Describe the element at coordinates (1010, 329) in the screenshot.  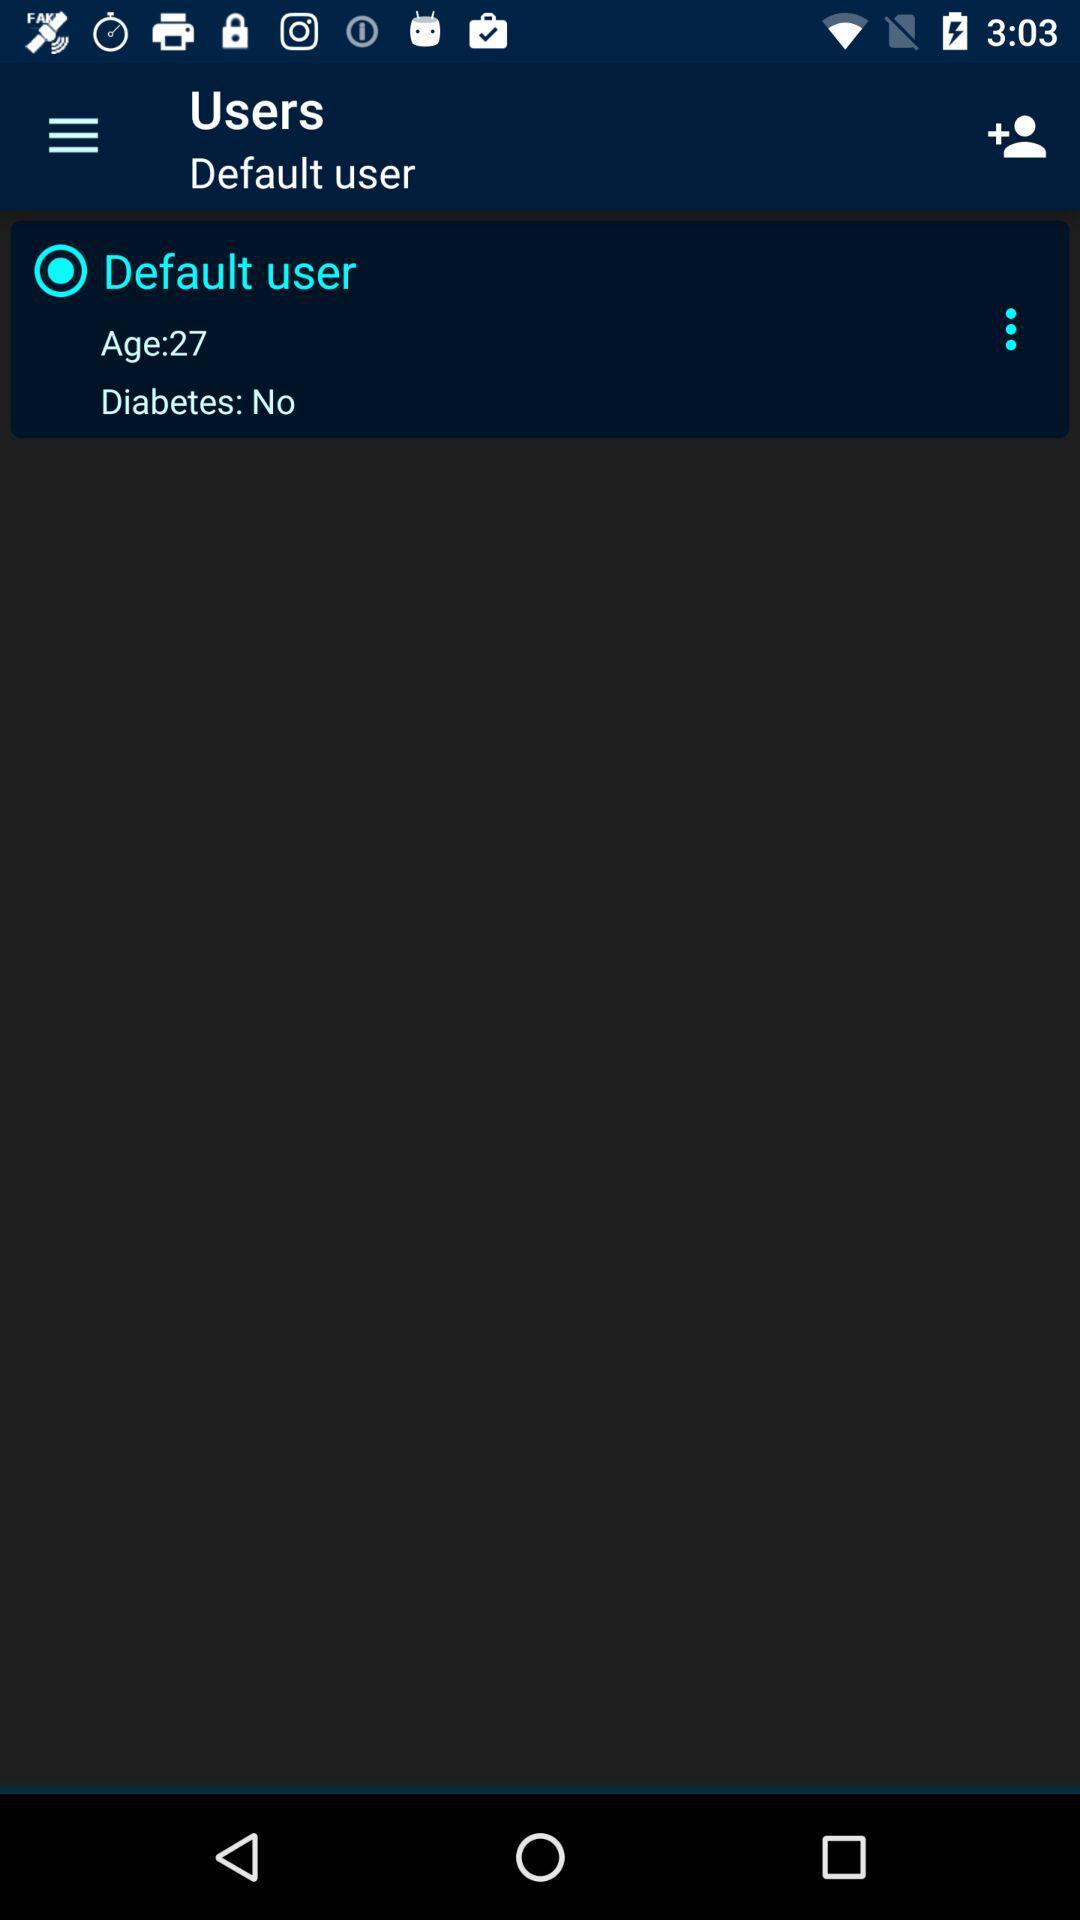
I see `the icon next to default user item` at that location.